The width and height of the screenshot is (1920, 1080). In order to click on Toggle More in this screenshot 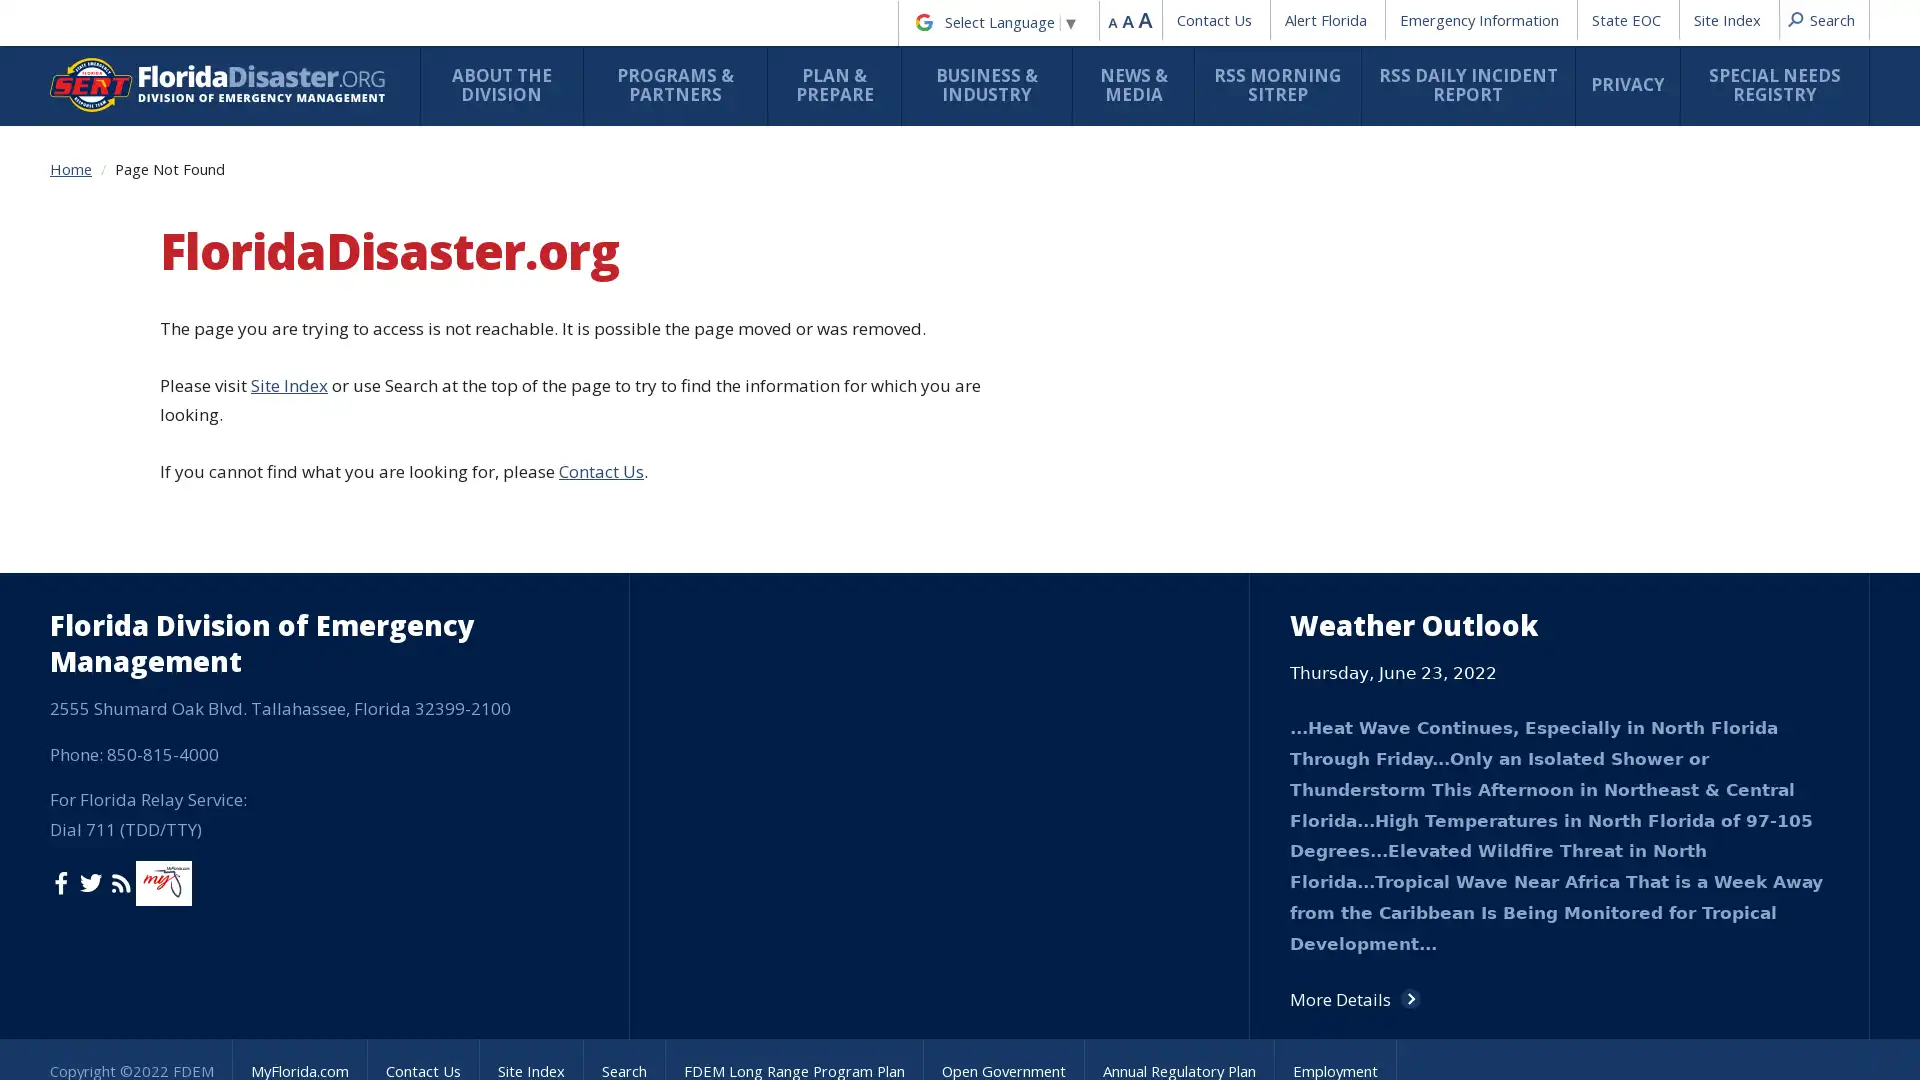, I will do `click(801, 381)`.